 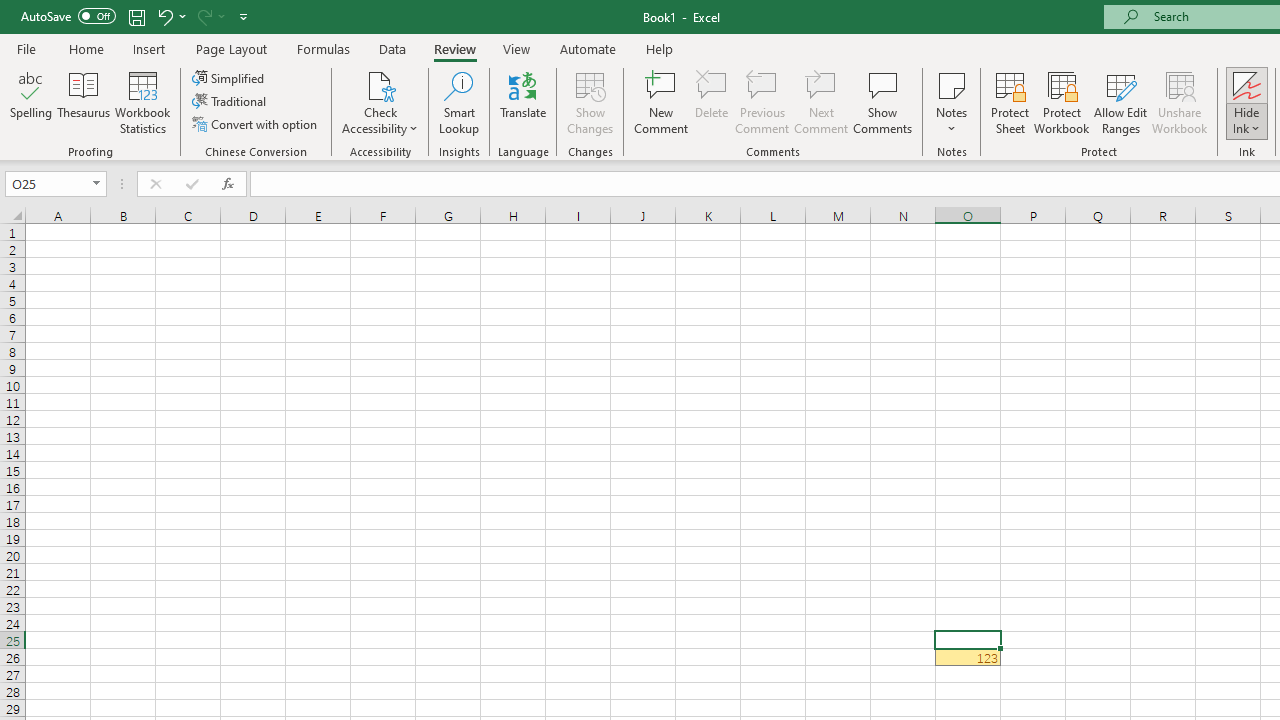 What do you see at coordinates (1060, 103) in the screenshot?
I see `'Protect Workbook...'` at bounding box center [1060, 103].